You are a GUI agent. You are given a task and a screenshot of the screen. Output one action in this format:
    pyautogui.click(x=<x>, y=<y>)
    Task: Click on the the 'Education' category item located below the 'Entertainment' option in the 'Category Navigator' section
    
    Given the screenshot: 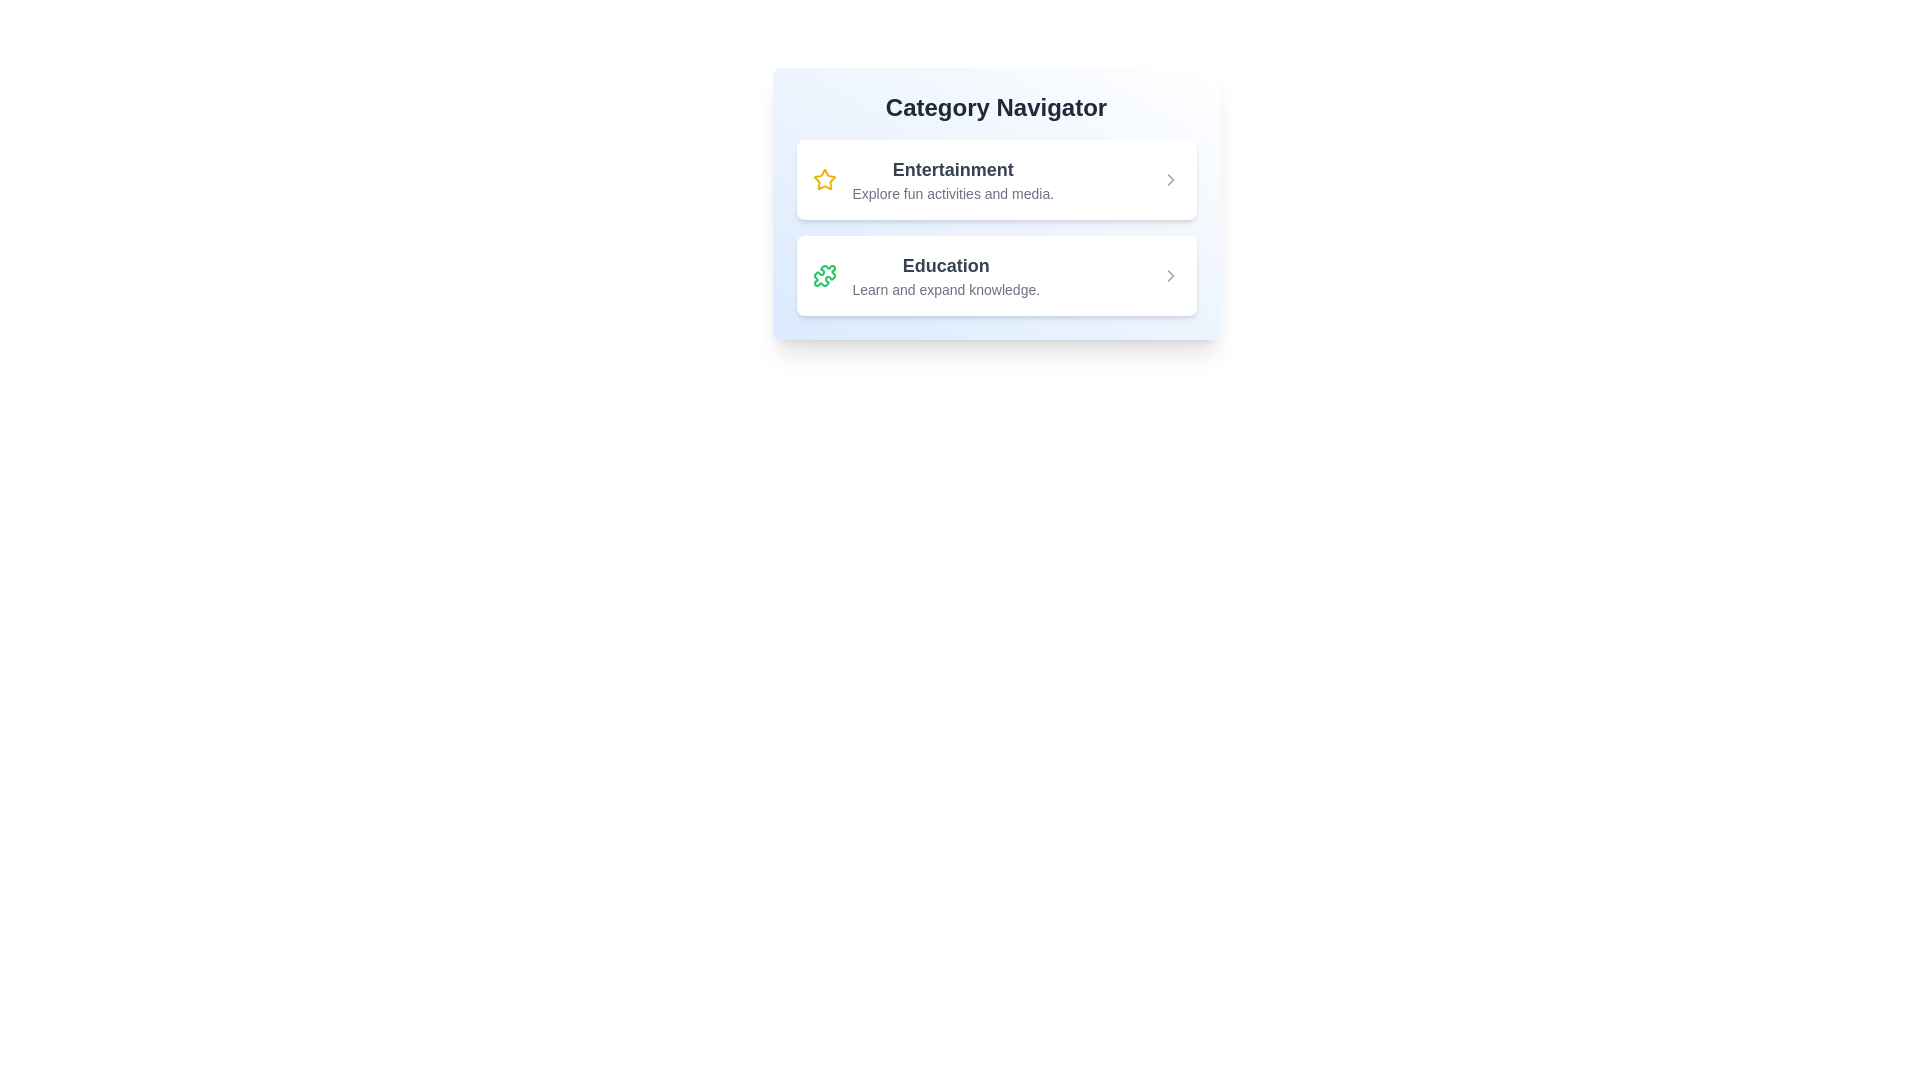 What is the action you would take?
    pyautogui.click(x=945, y=276)
    